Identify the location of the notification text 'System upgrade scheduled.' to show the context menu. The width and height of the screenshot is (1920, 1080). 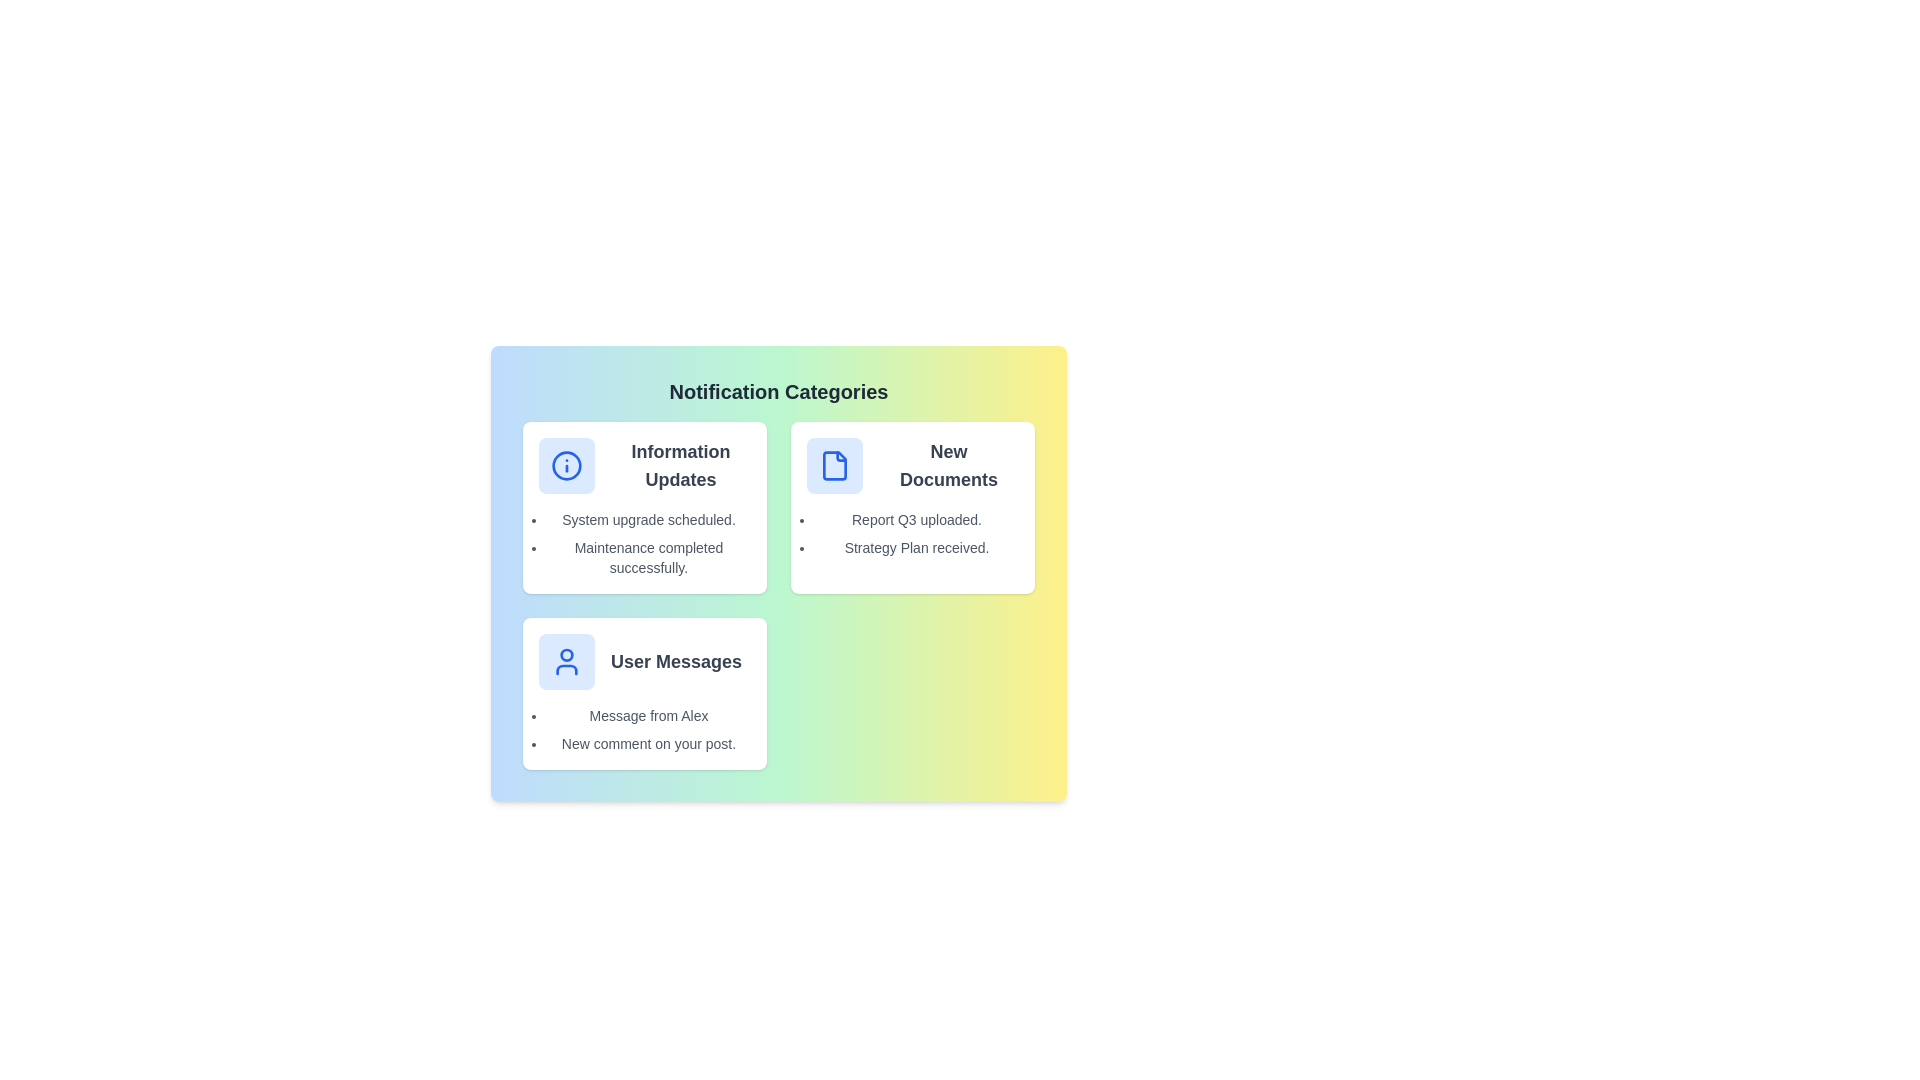
(648, 519).